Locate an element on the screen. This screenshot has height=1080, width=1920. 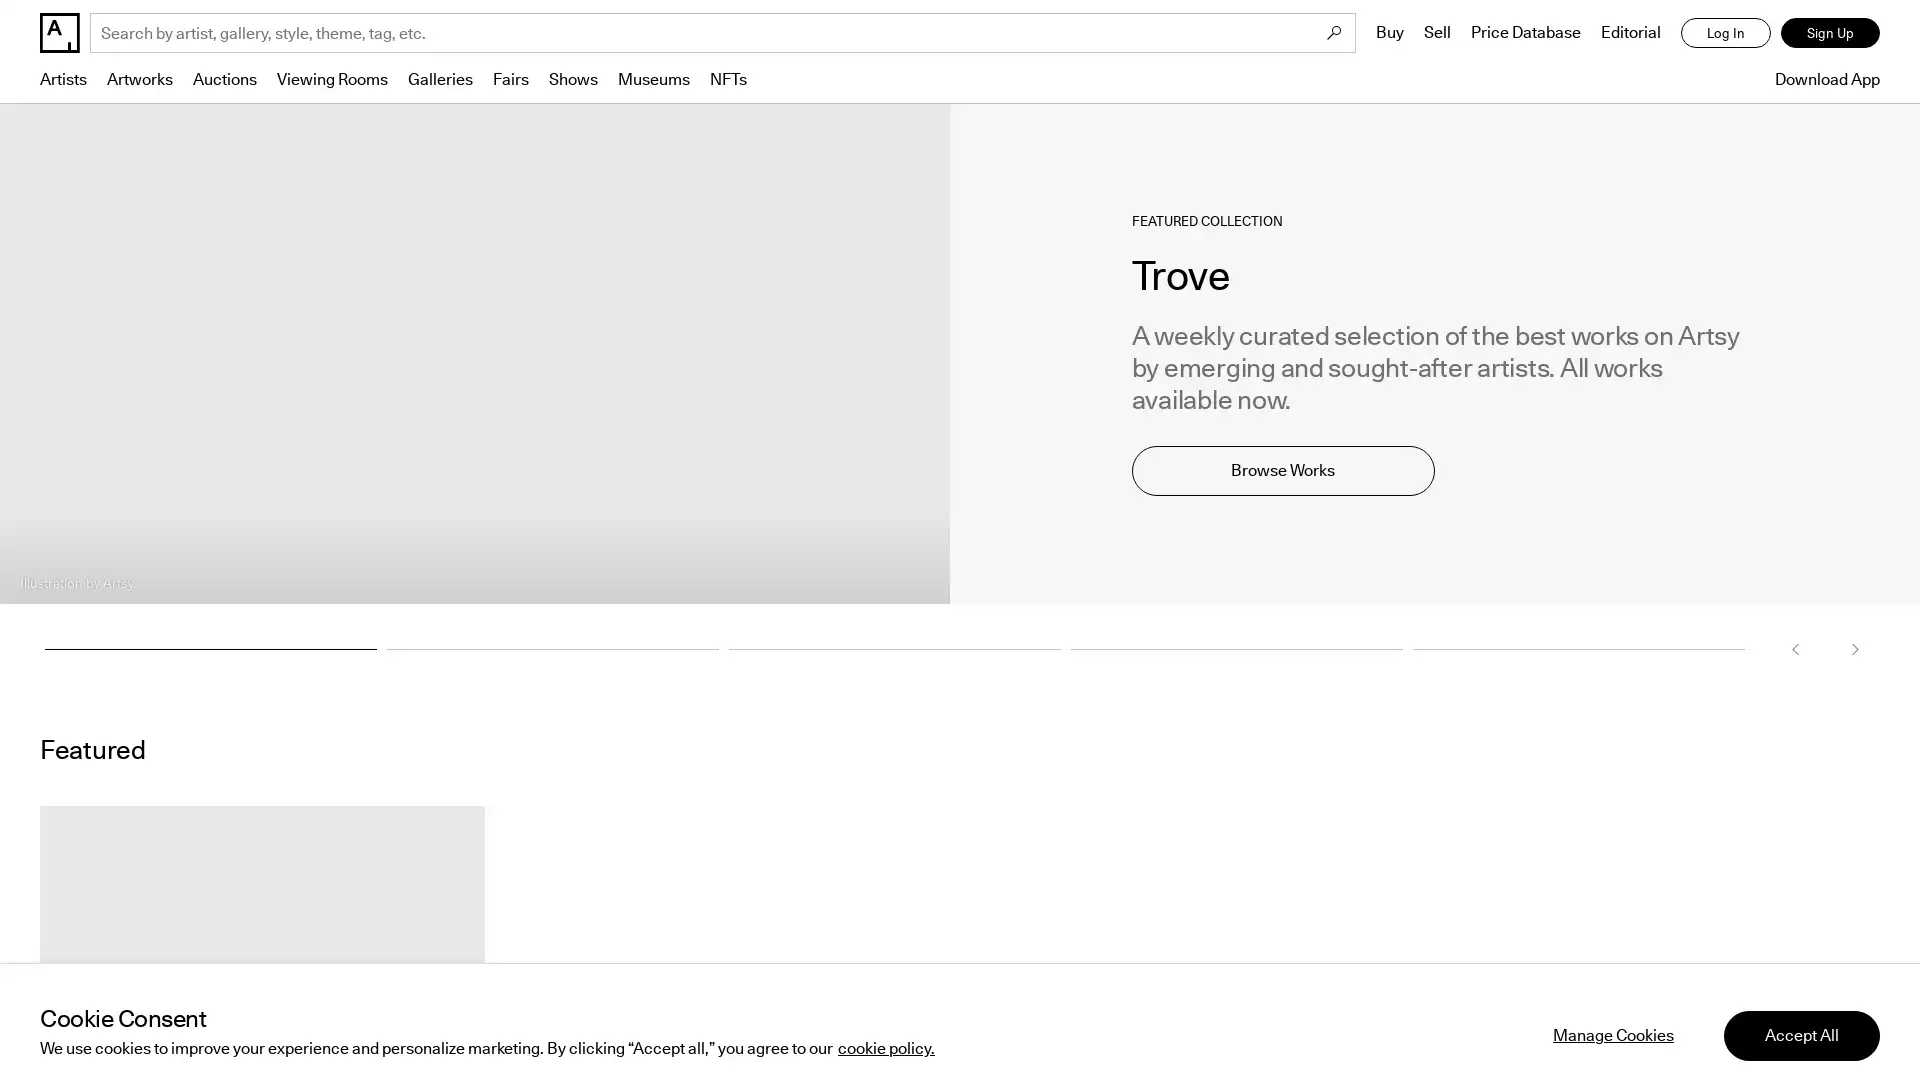
Manage Cookies is located at coordinates (1613, 1014).